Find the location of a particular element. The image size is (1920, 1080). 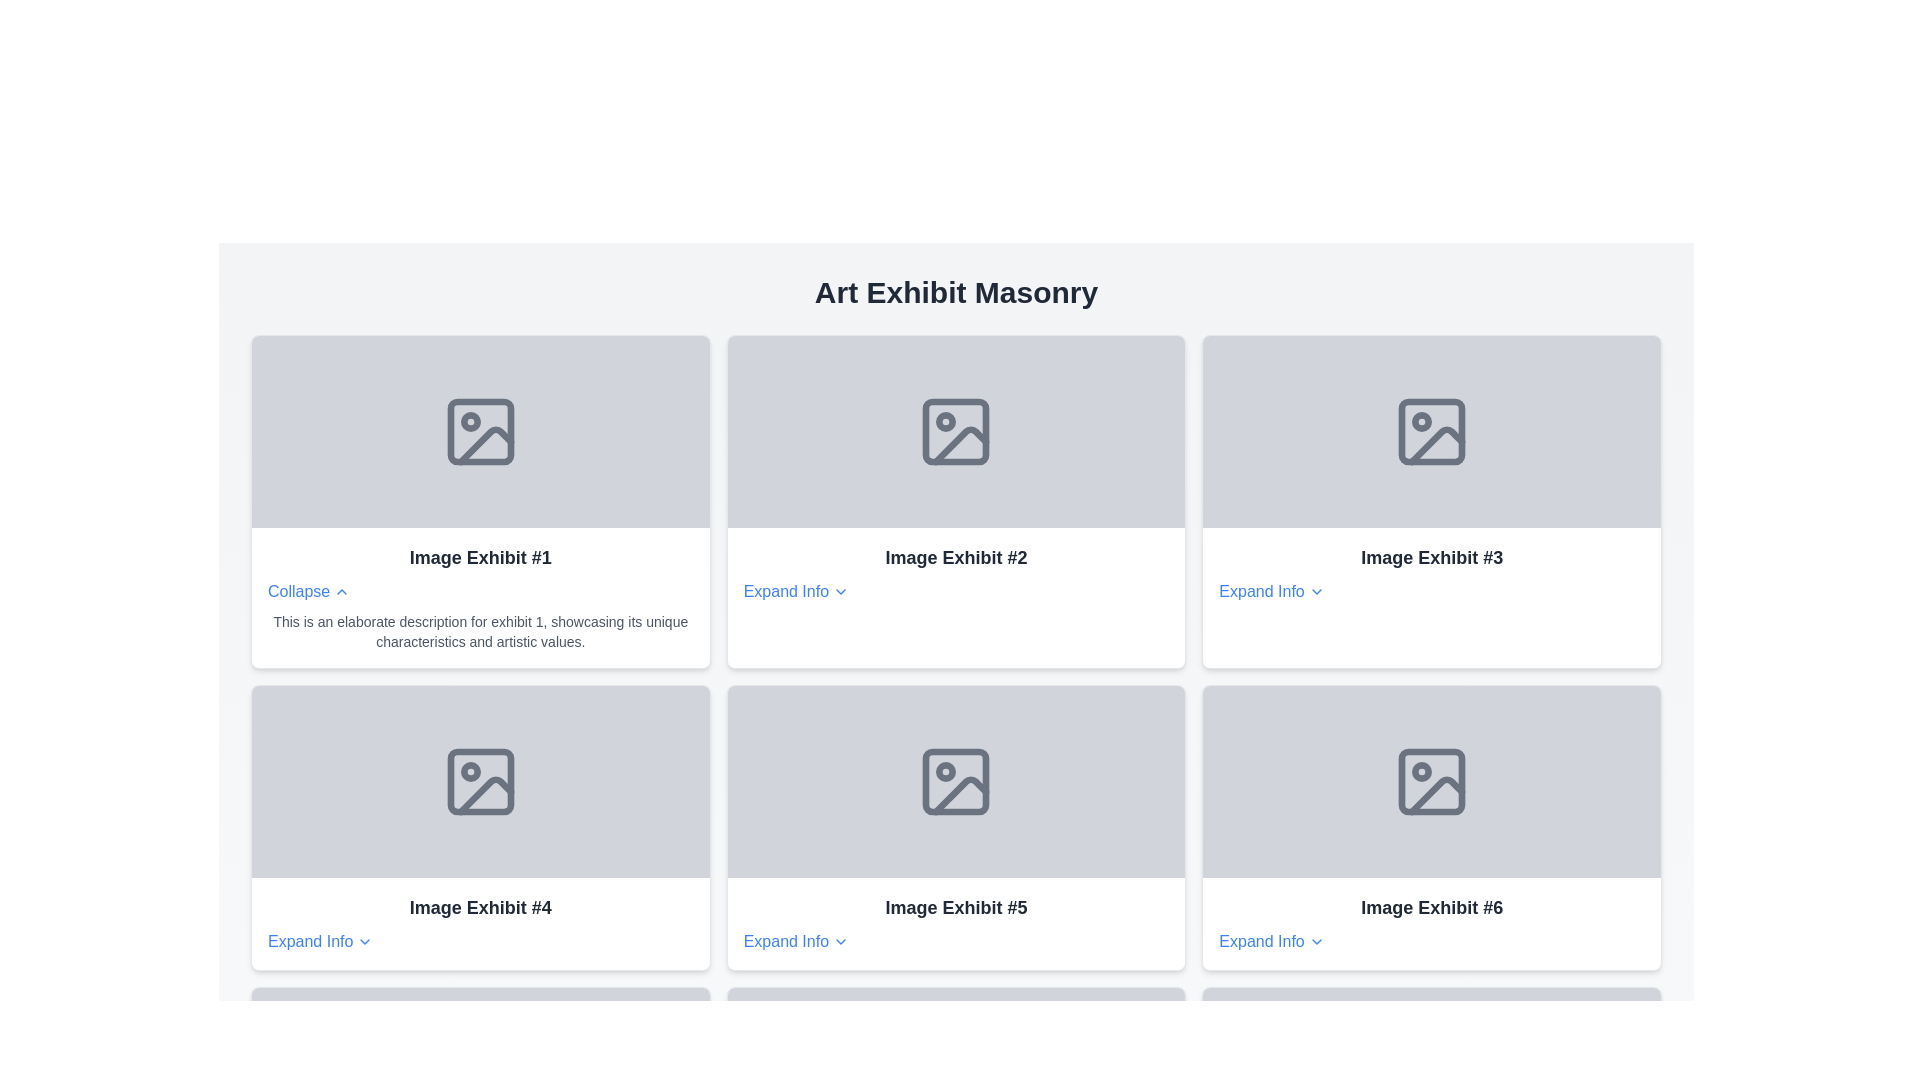

text label displaying 'Image Exhibit #4', which is styled bold and dark gray, located in the first column of the second row of the masonry grid is located at coordinates (480, 907).